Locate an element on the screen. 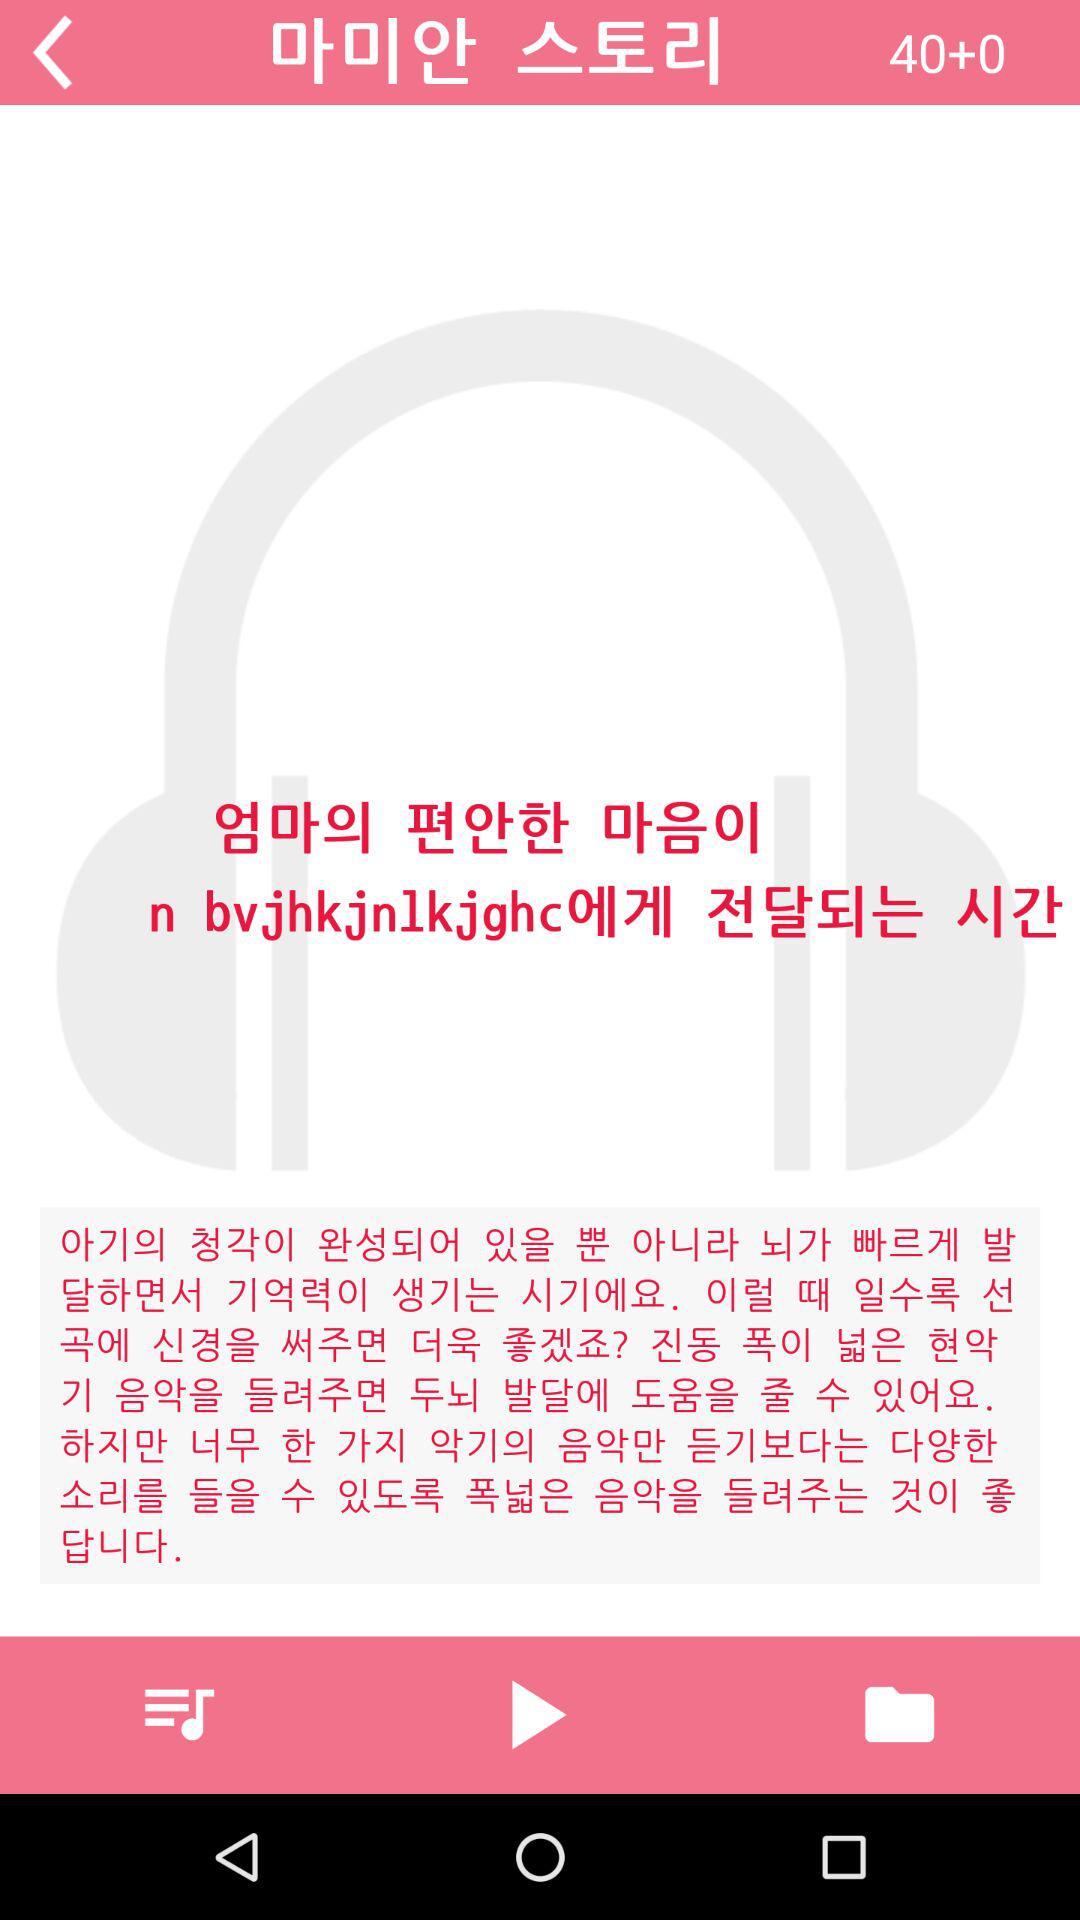  the arrow_backward icon is located at coordinates (51, 56).